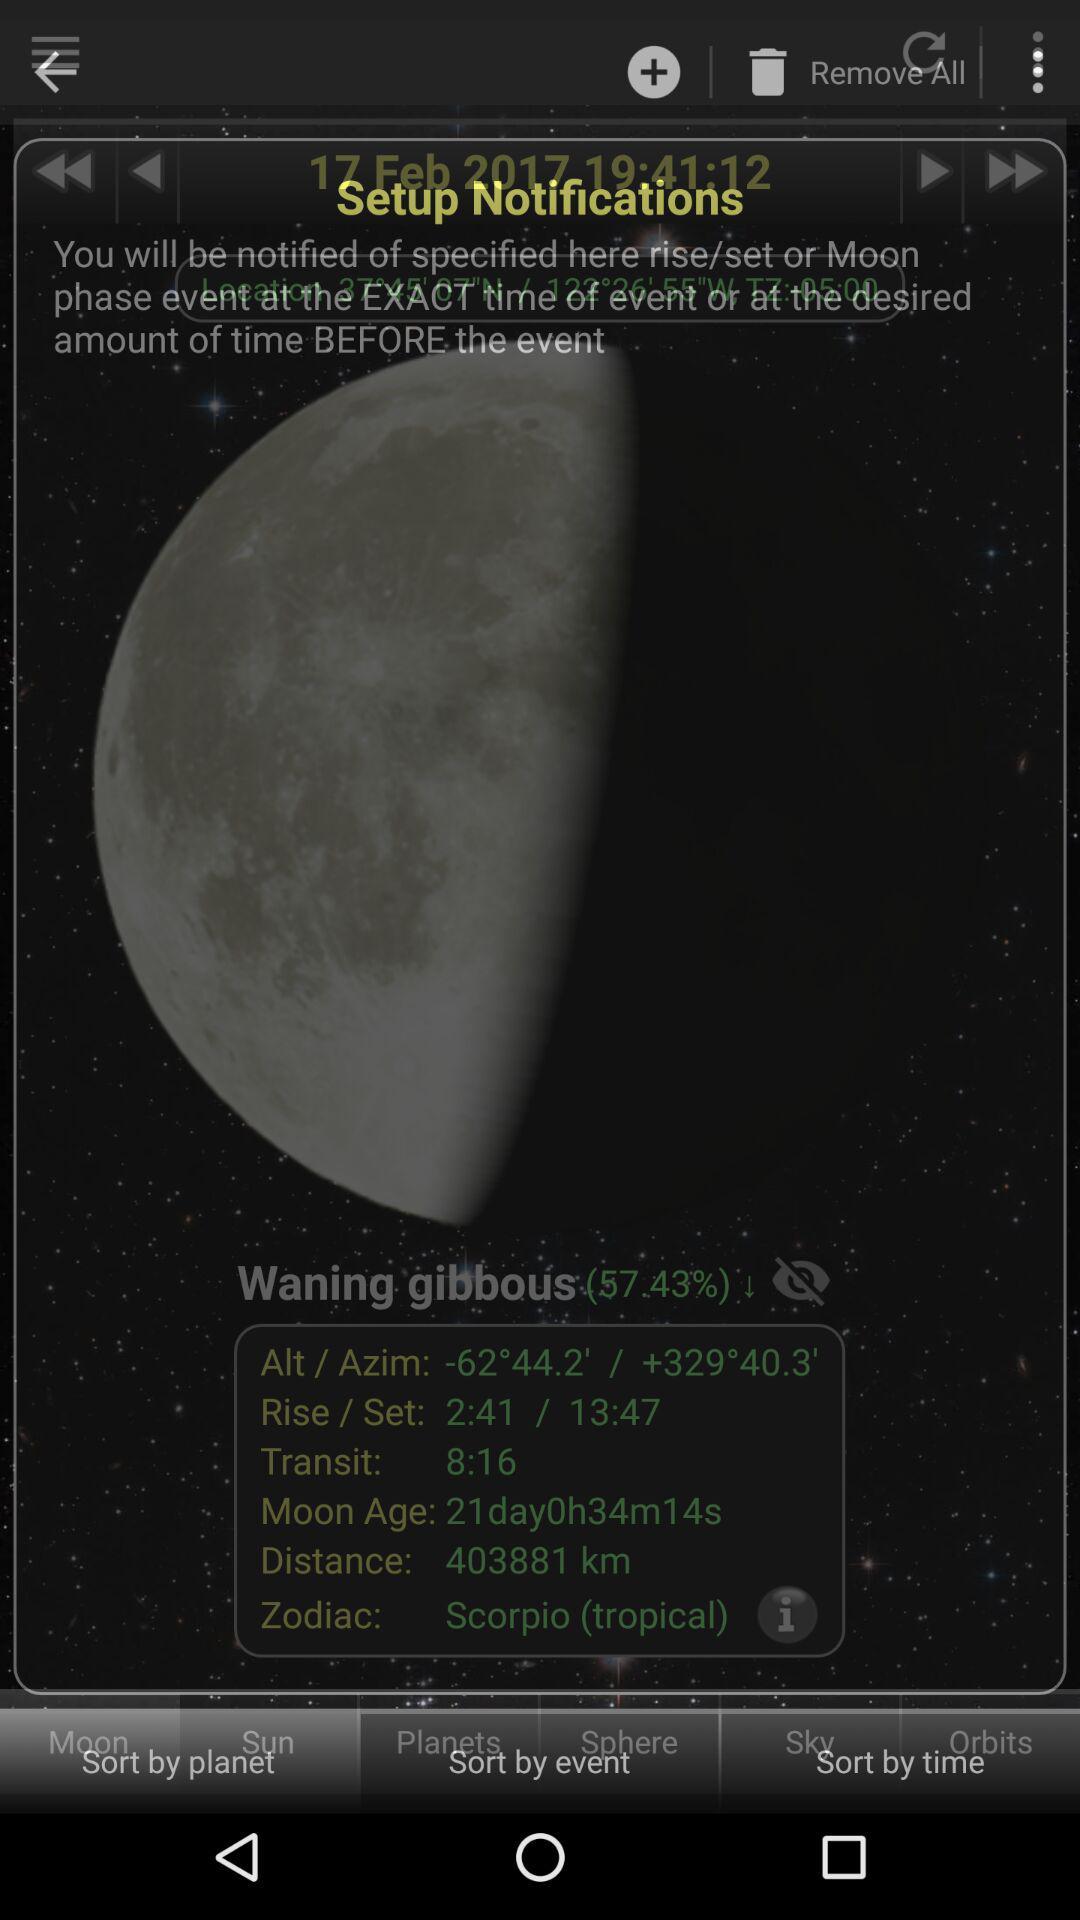 The height and width of the screenshot is (1920, 1080). Describe the element at coordinates (54, 52) in the screenshot. I see `the arrow_backward icon` at that location.